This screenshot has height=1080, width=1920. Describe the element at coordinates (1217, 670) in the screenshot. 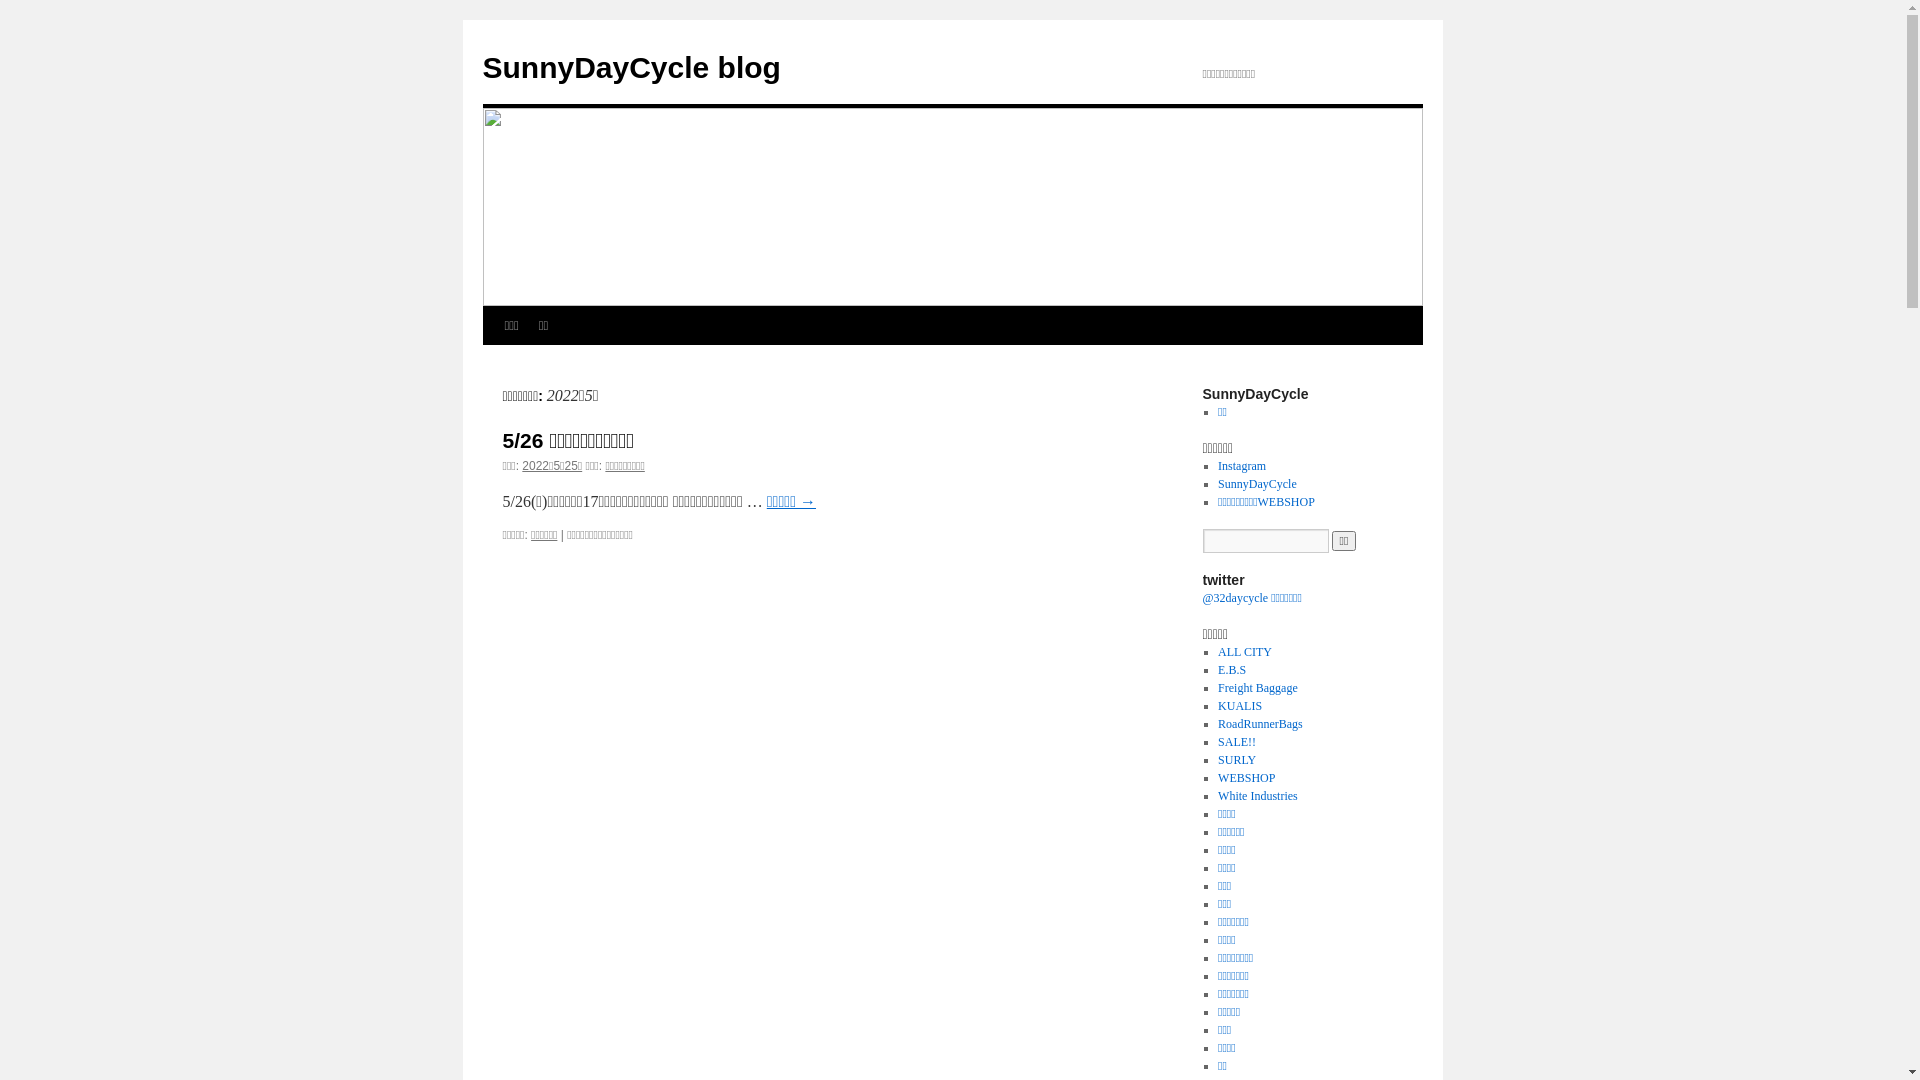

I see `'E.B.S'` at that location.